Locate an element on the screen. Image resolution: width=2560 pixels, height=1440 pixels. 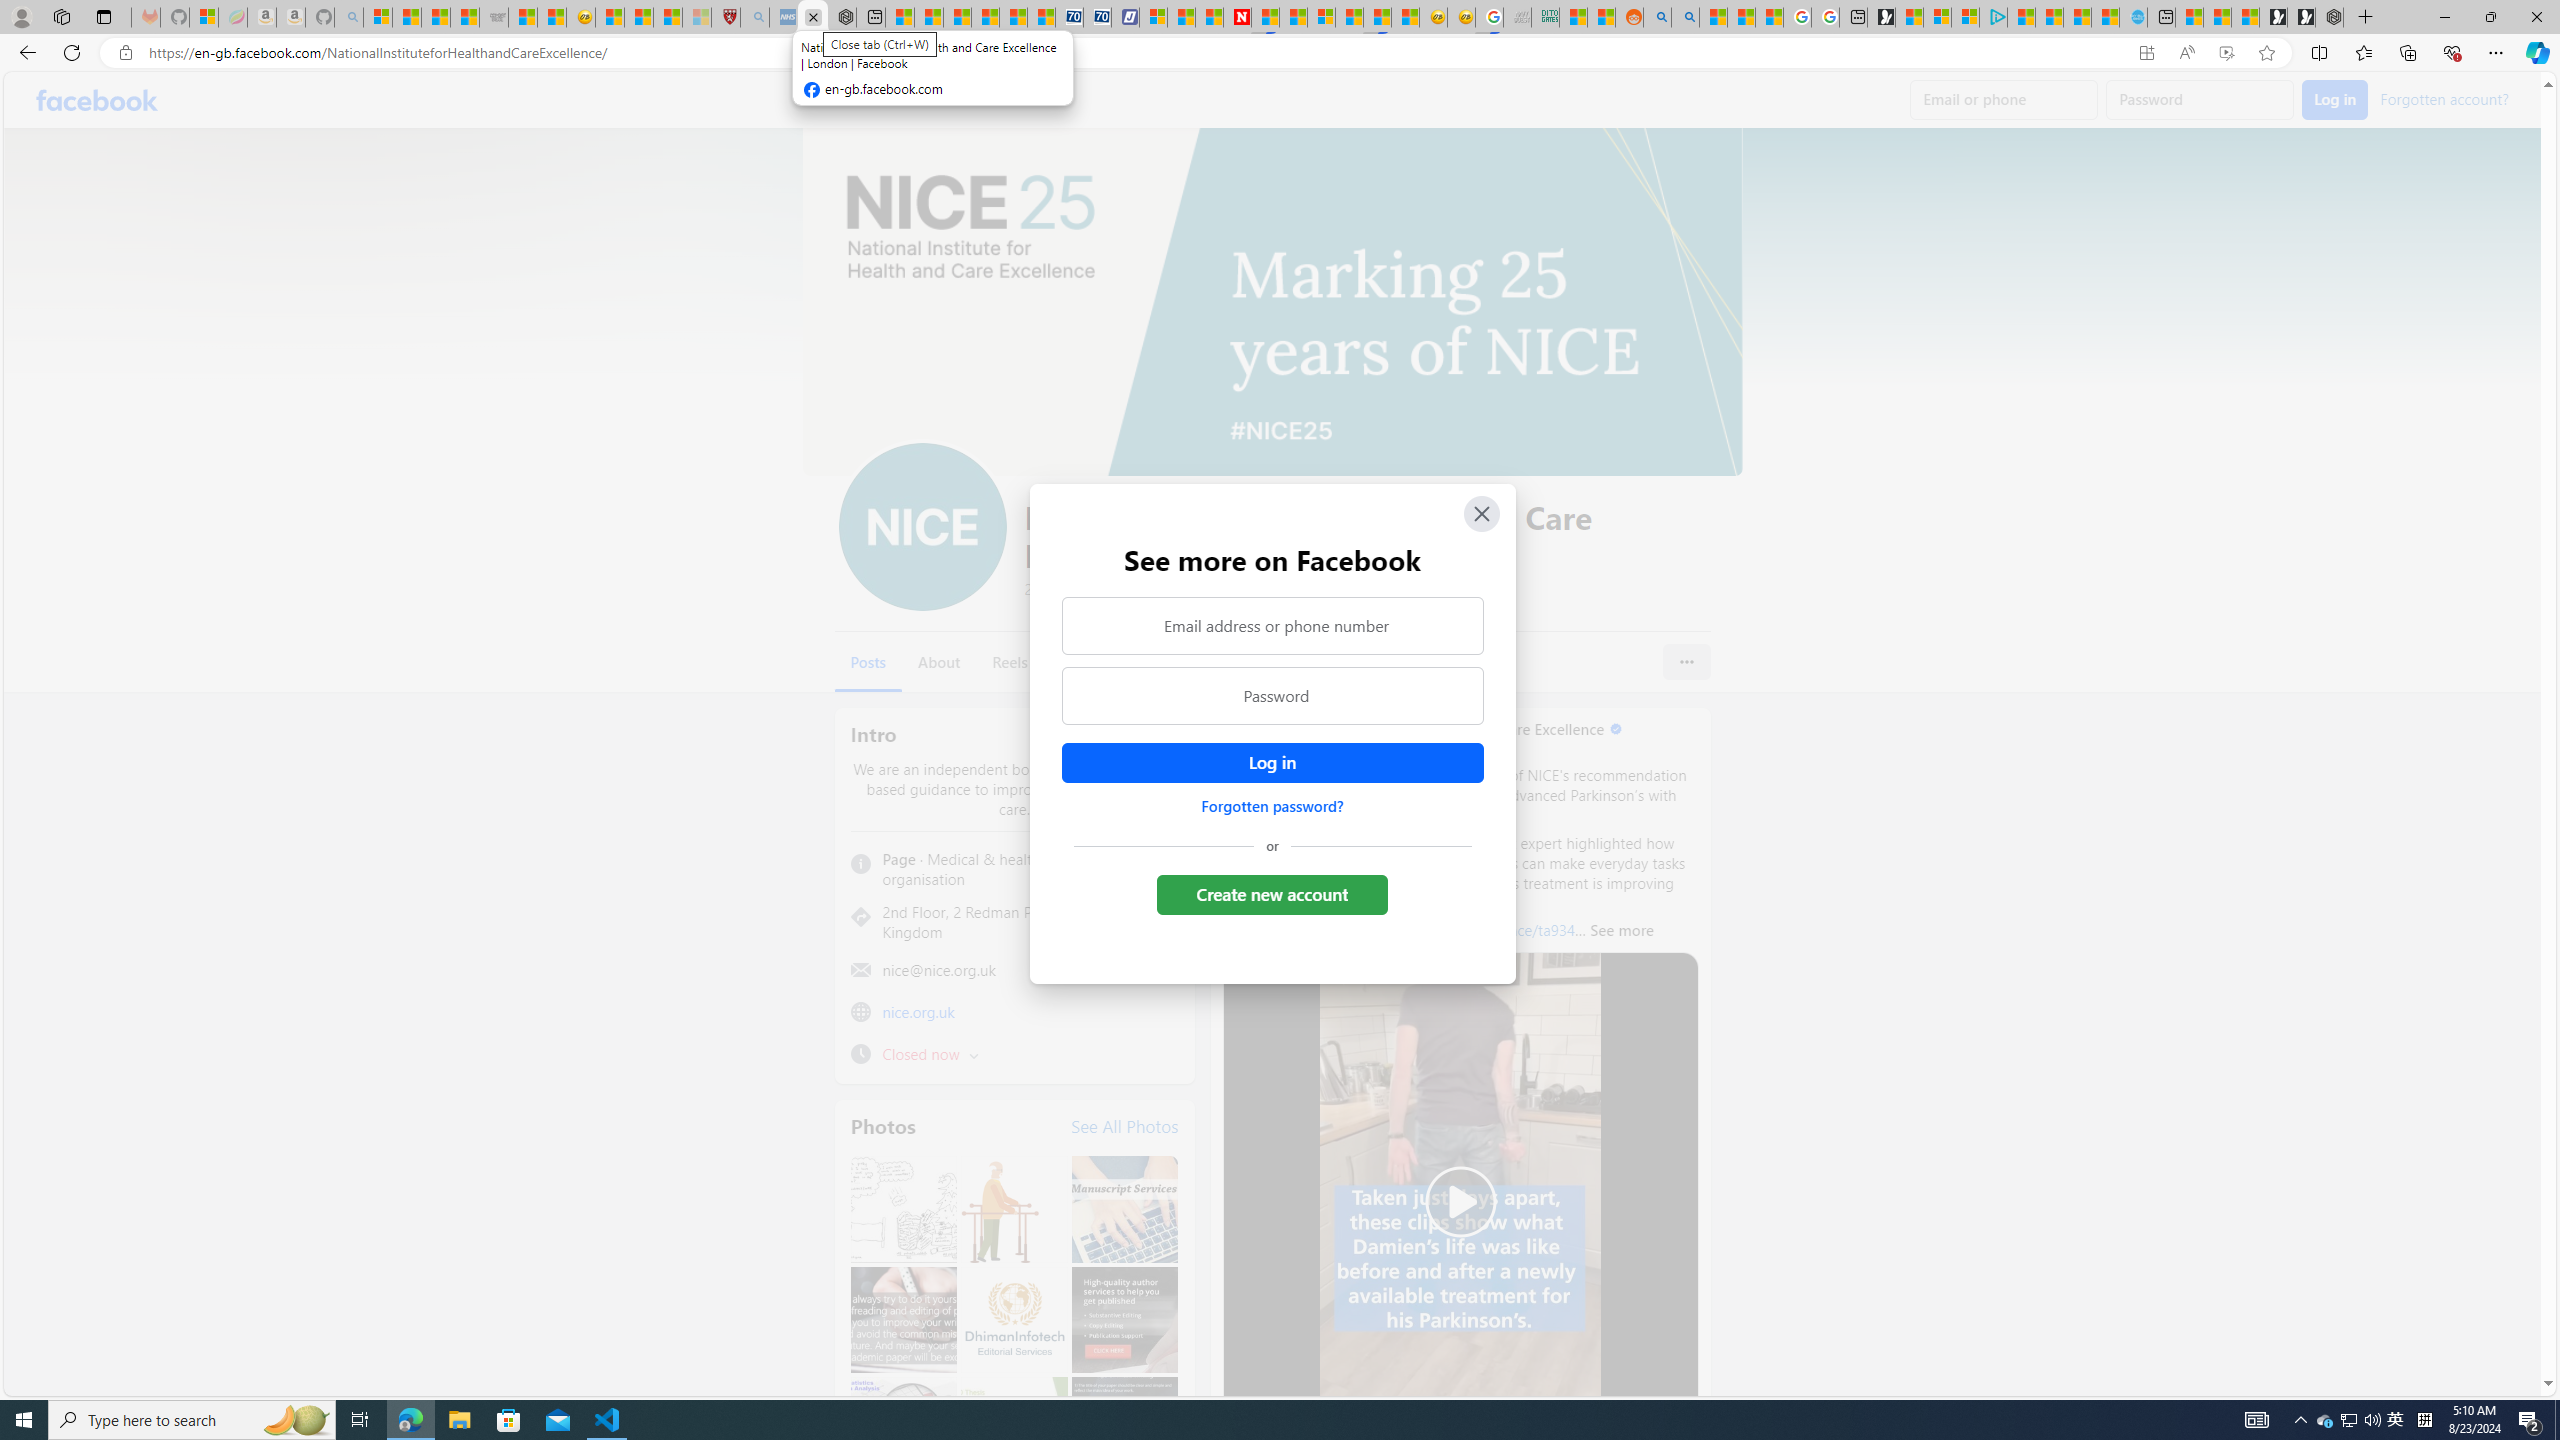
'Password' is located at coordinates (1271, 696).